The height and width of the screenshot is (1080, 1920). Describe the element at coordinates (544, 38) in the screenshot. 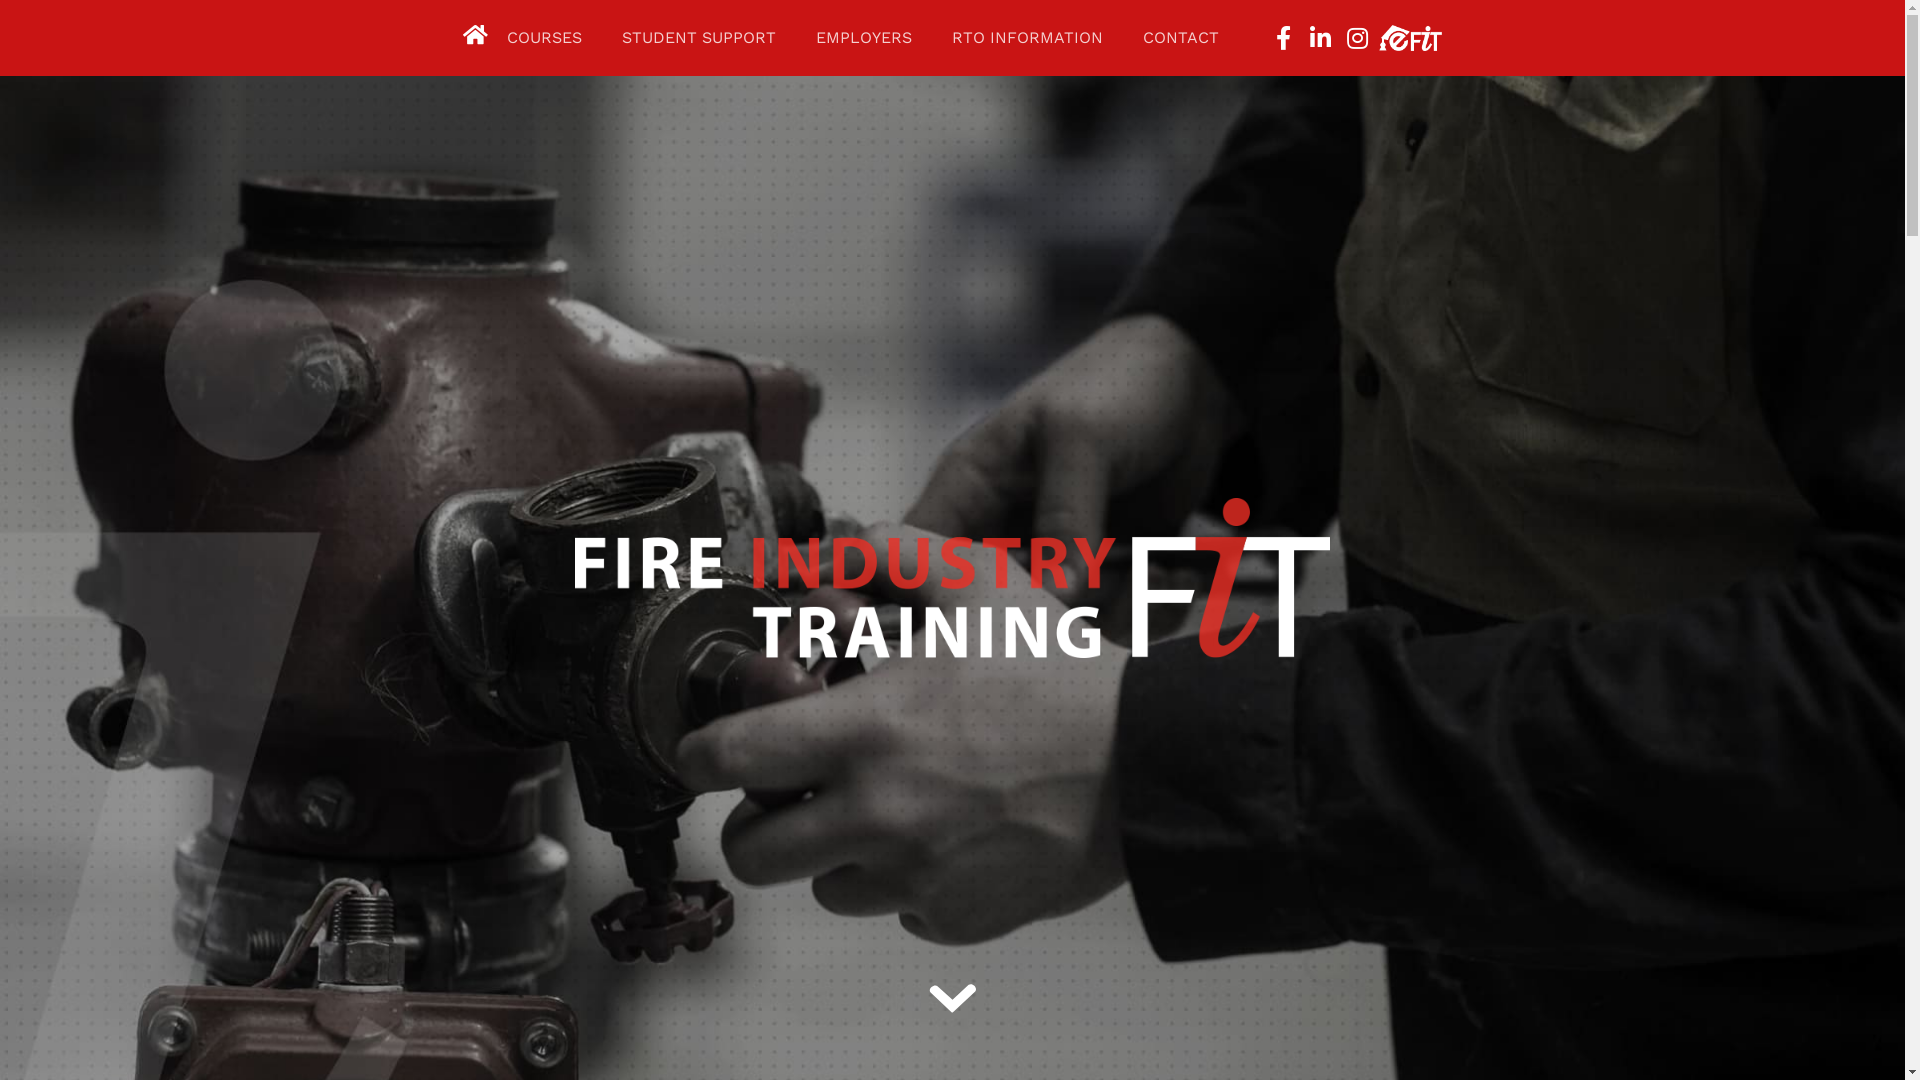

I see `'COURSES'` at that location.